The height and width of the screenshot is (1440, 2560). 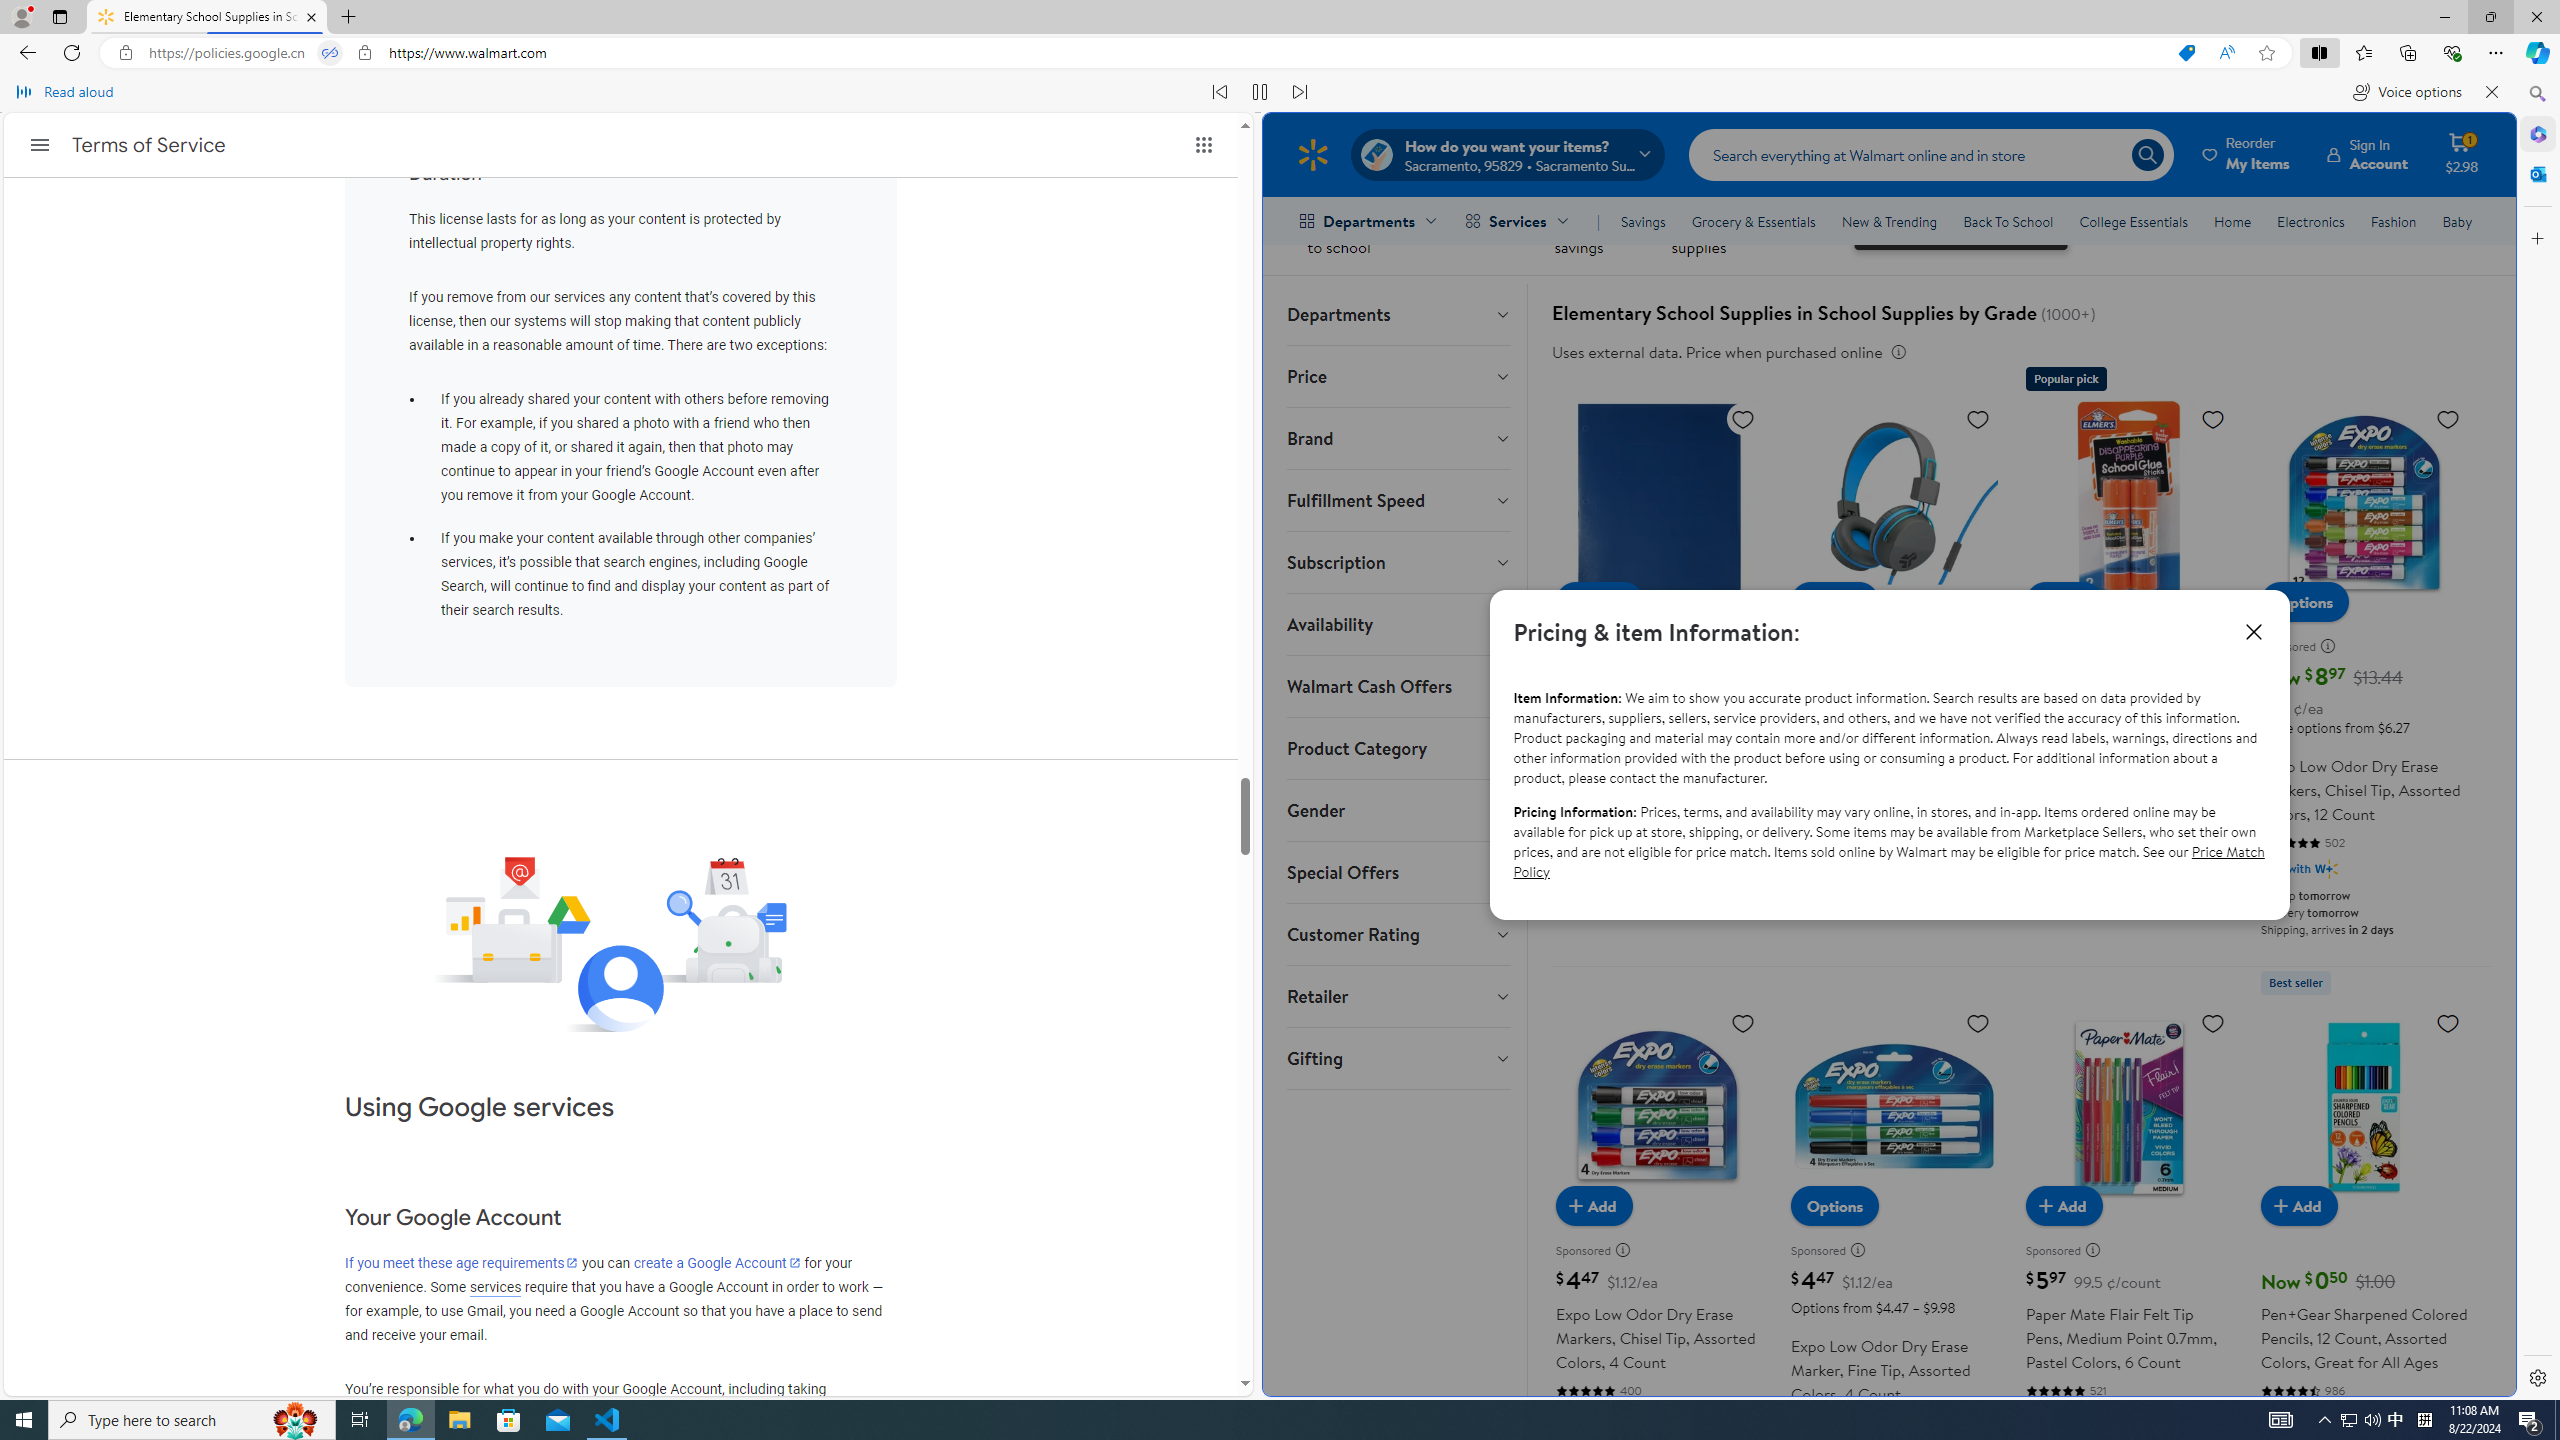 What do you see at coordinates (1300, 91) in the screenshot?
I see `'Read next paragraph'` at bounding box center [1300, 91].